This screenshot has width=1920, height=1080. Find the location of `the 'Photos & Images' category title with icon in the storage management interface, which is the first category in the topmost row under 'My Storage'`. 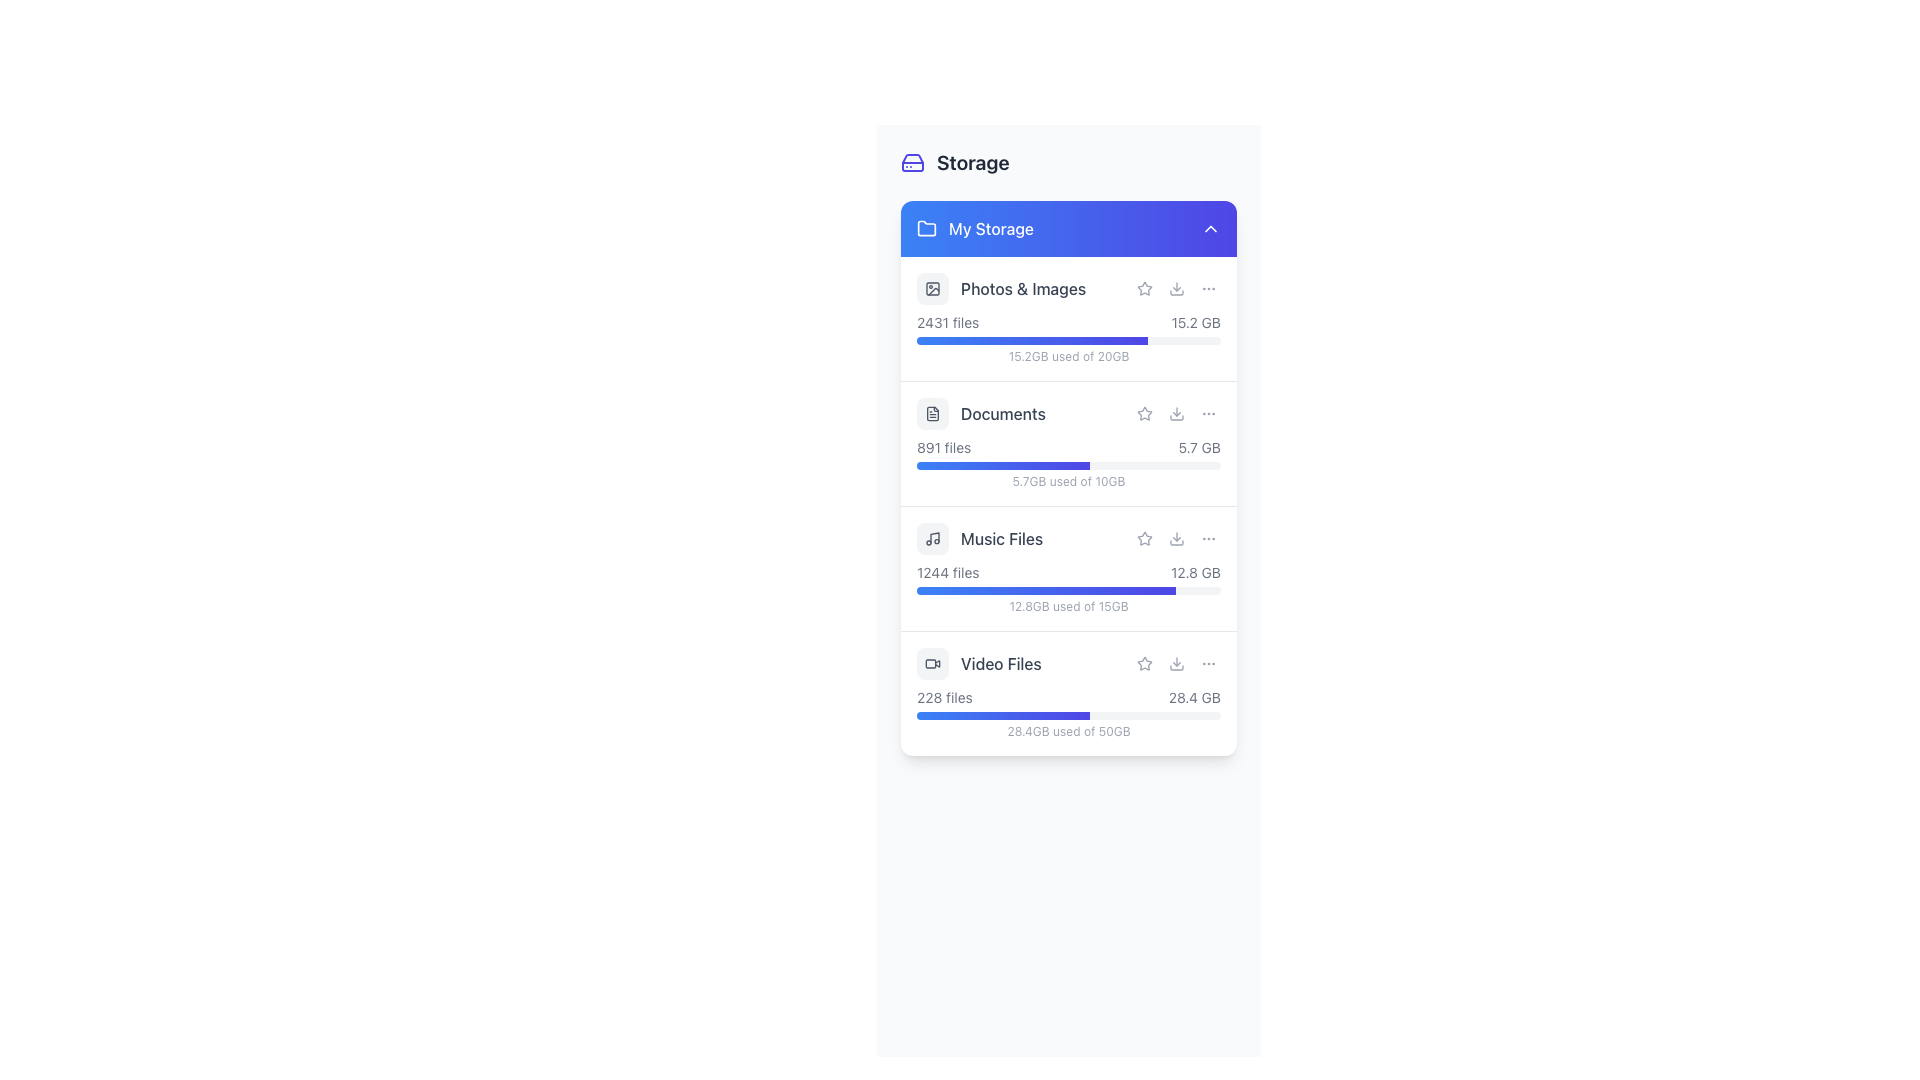

the 'Photos & Images' category title with icon in the storage management interface, which is the first category in the topmost row under 'My Storage' is located at coordinates (1068, 289).